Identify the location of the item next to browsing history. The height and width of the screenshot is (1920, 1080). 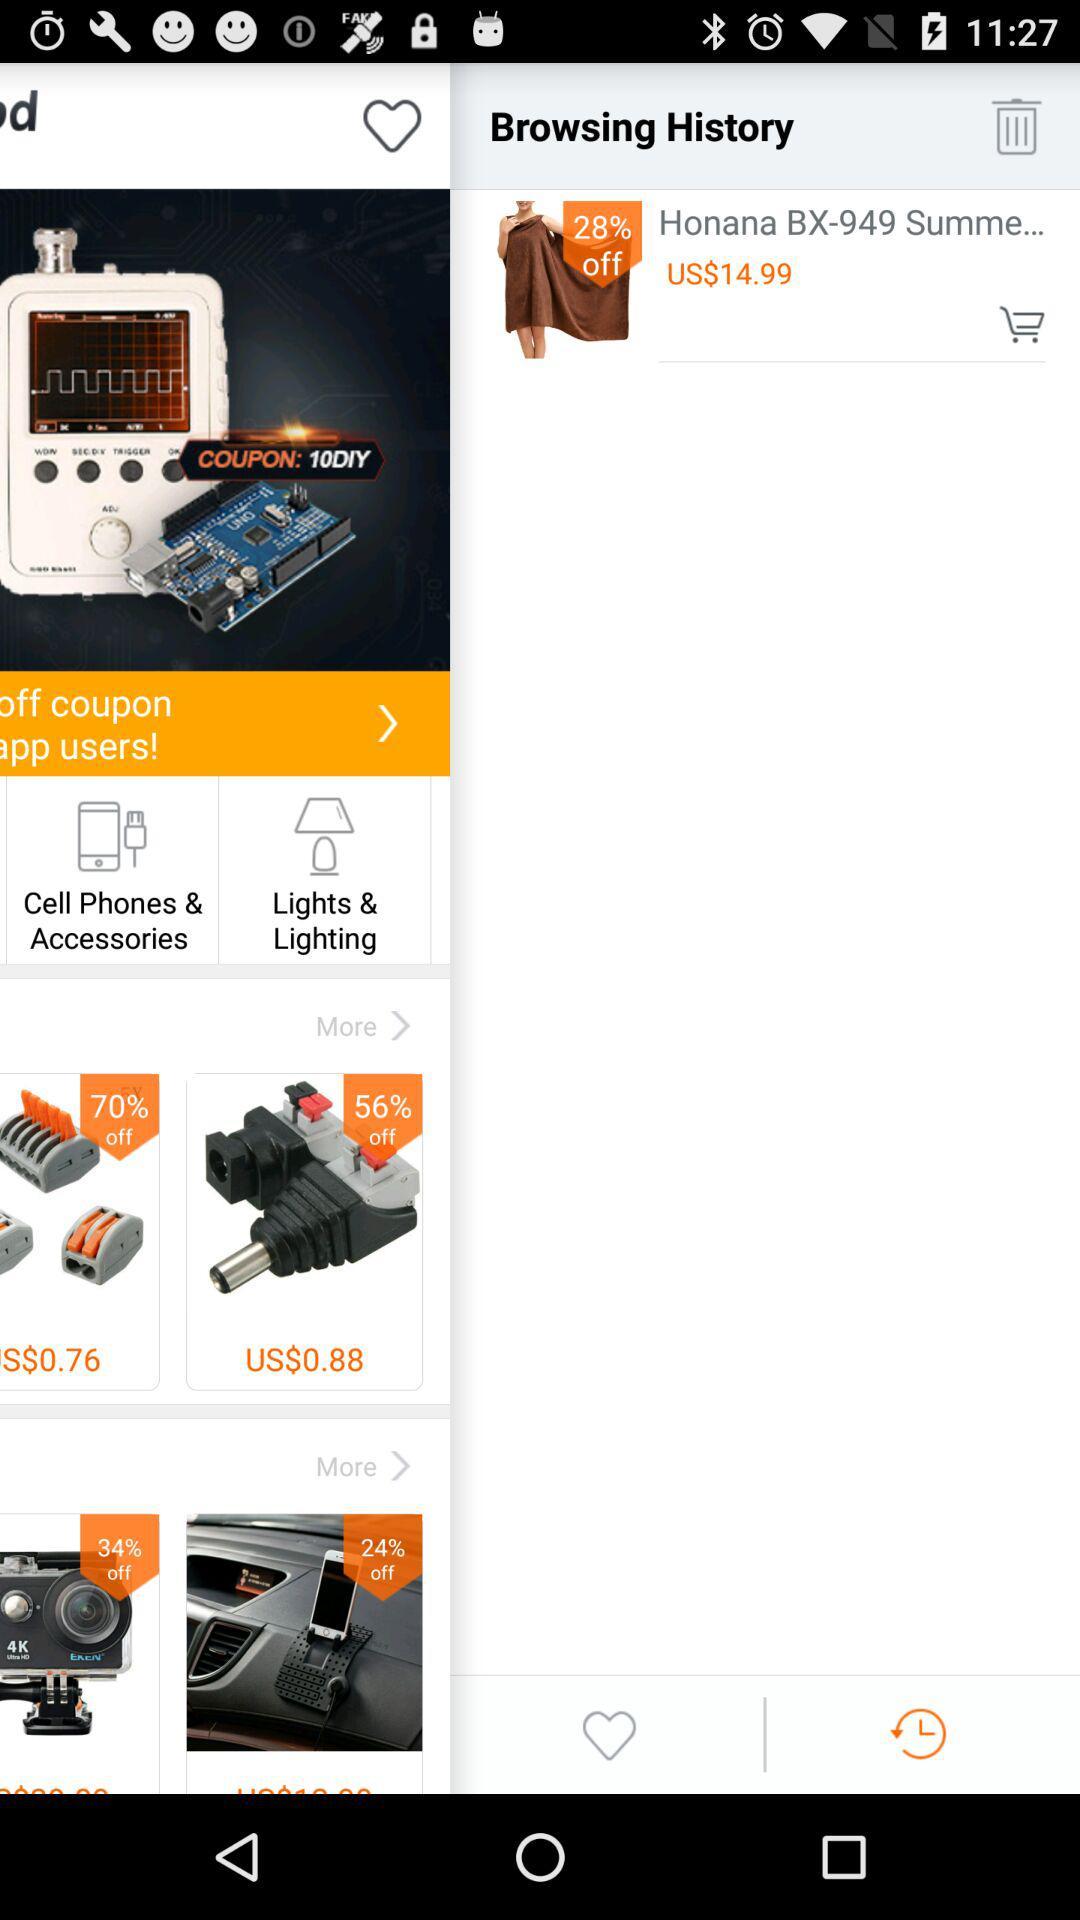
(1016, 124).